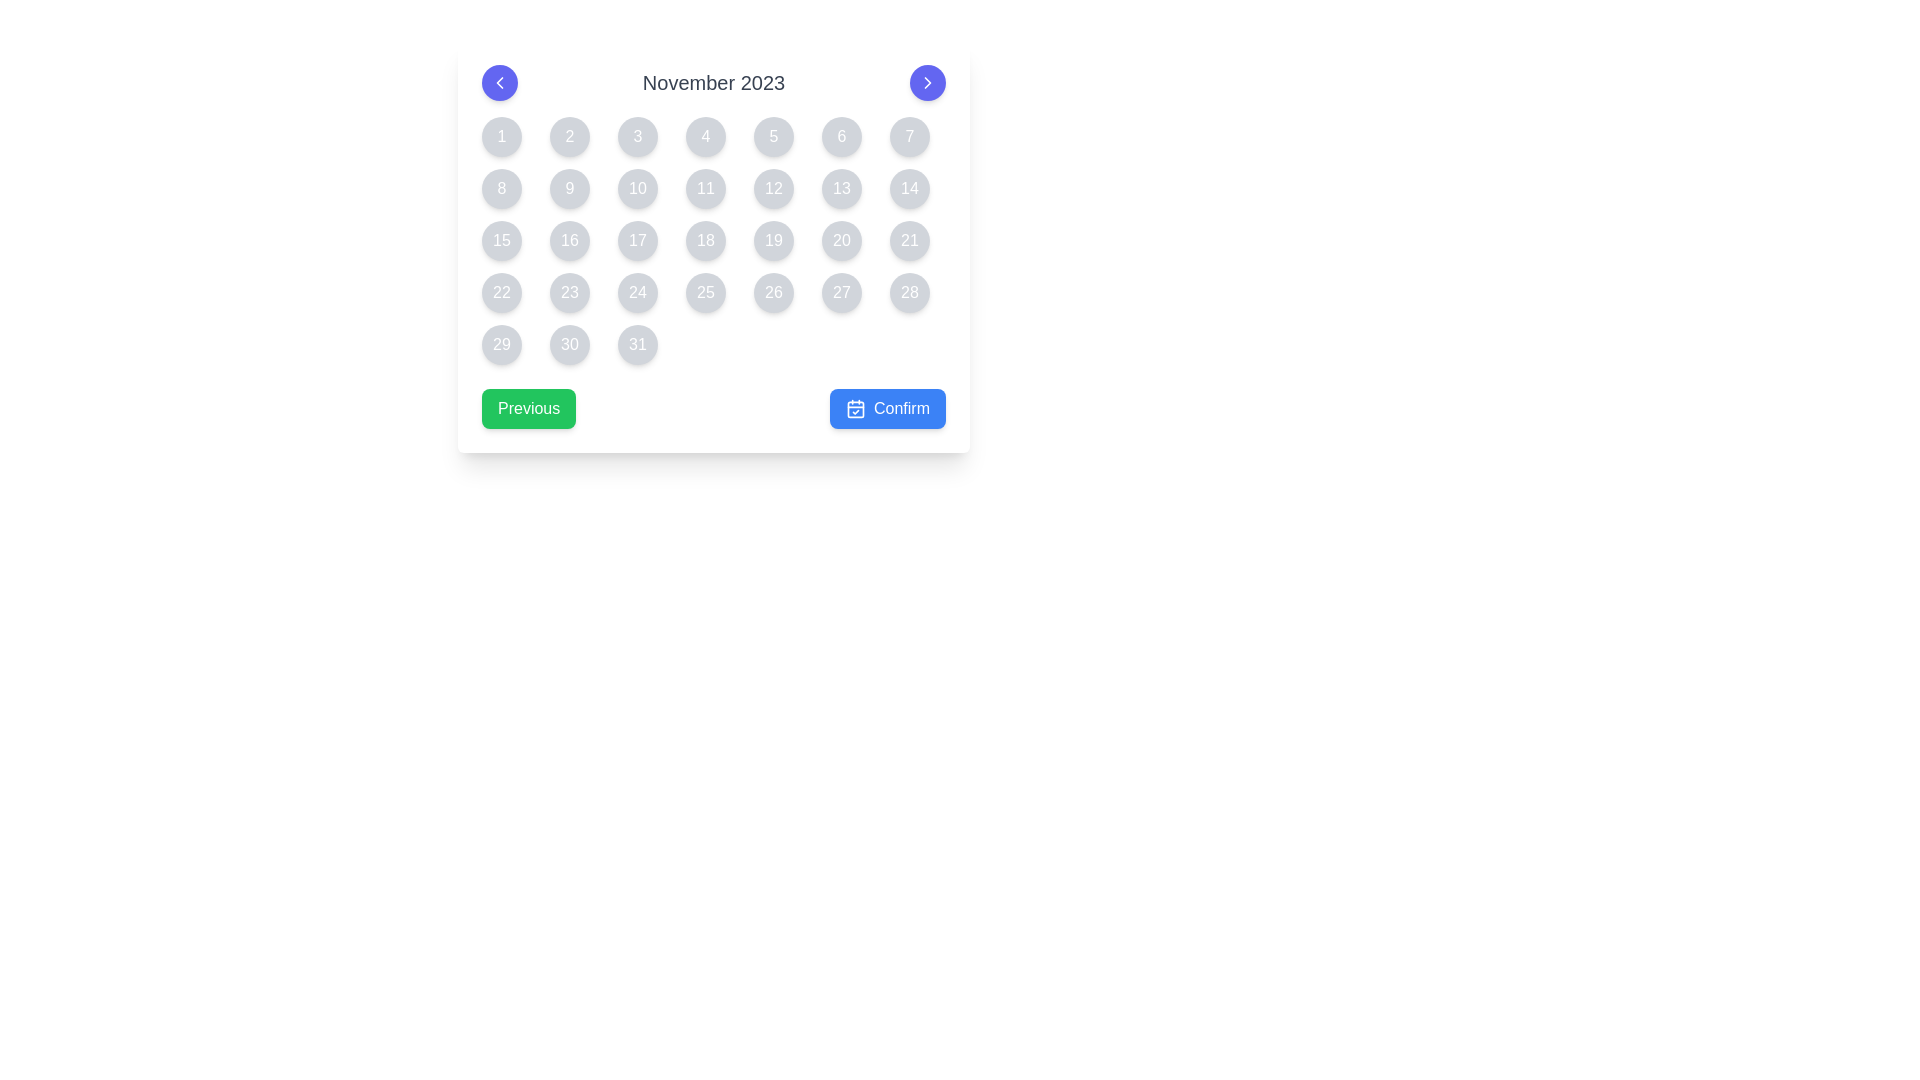 The image size is (1920, 1080). What do you see at coordinates (909, 293) in the screenshot?
I see `the date selection button for '28' in the calendar grid` at bounding box center [909, 293].